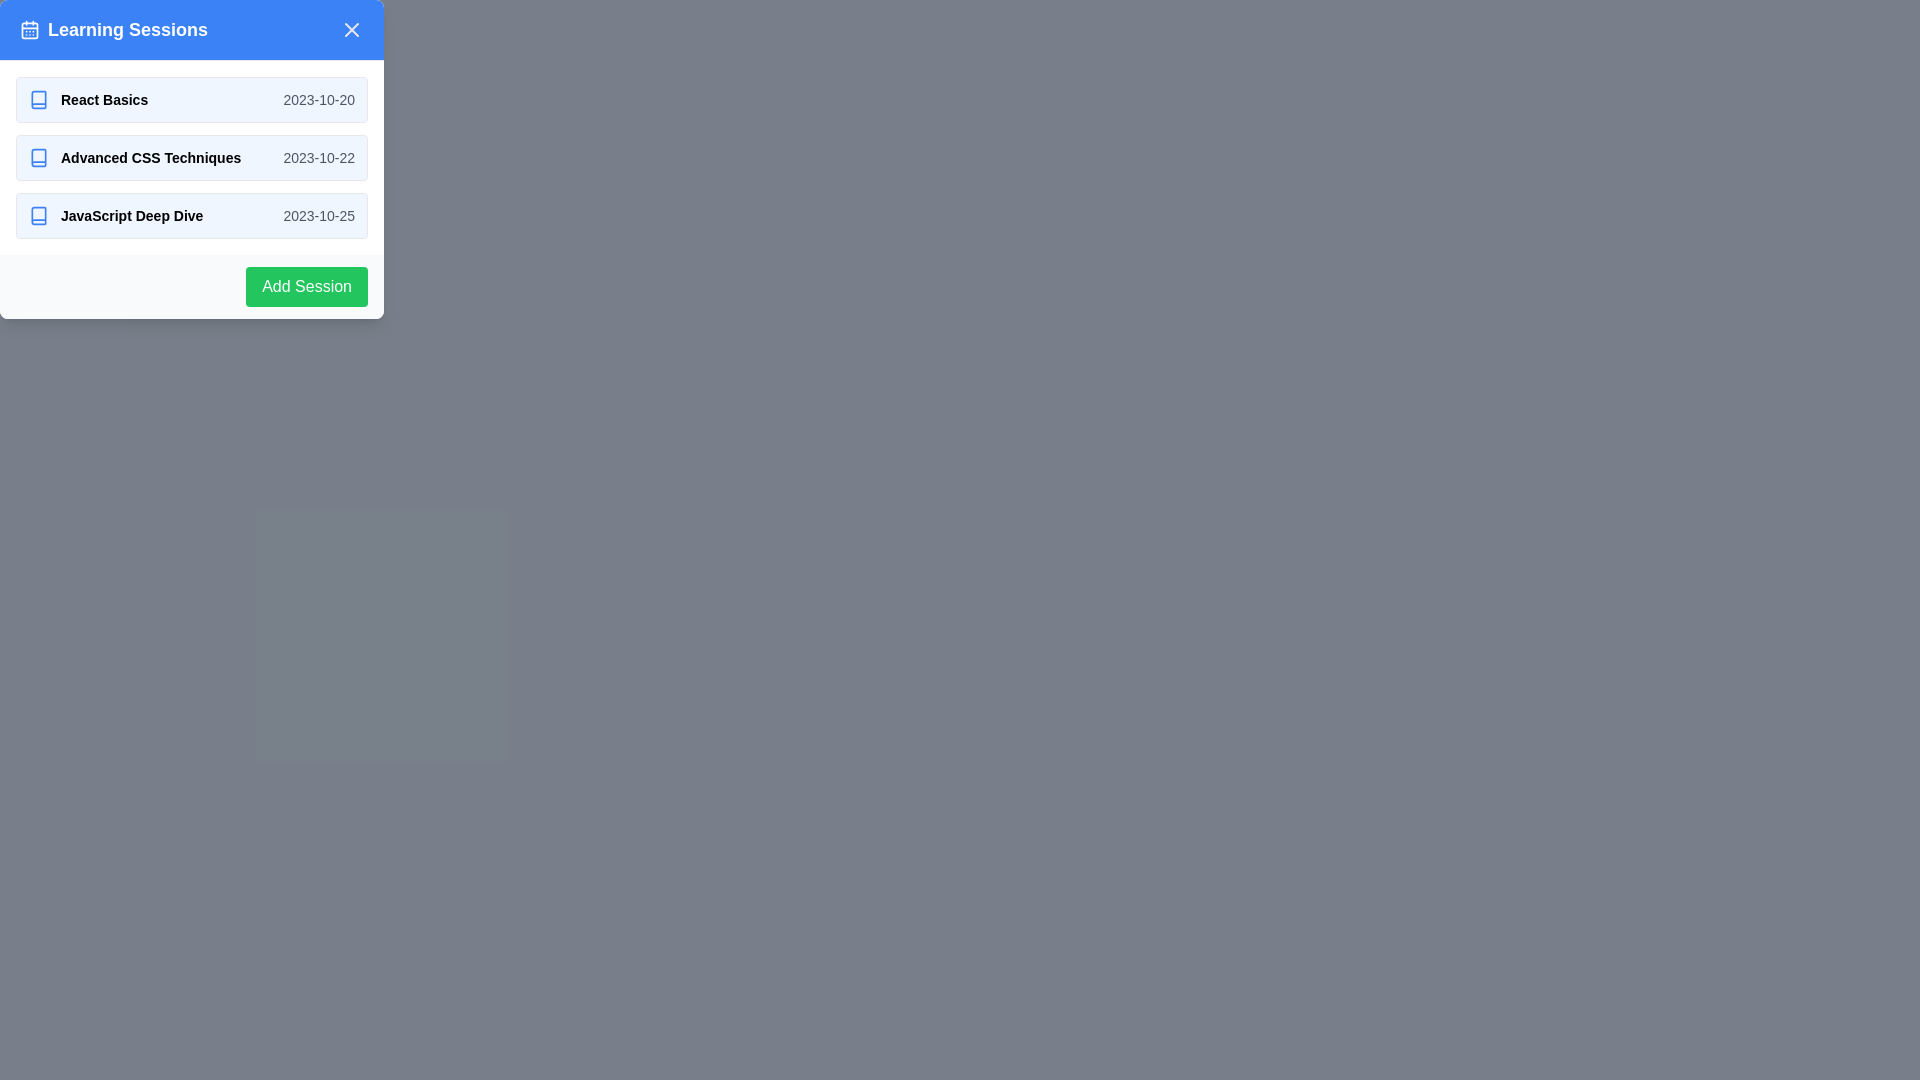  Describe the element at coordinates (38, 216) in the screenshot. I see `the blue icon featuring a book symbol, located to the left of the 'JavaScript Deep Dive' text in the vertical list of sessions` at that location.